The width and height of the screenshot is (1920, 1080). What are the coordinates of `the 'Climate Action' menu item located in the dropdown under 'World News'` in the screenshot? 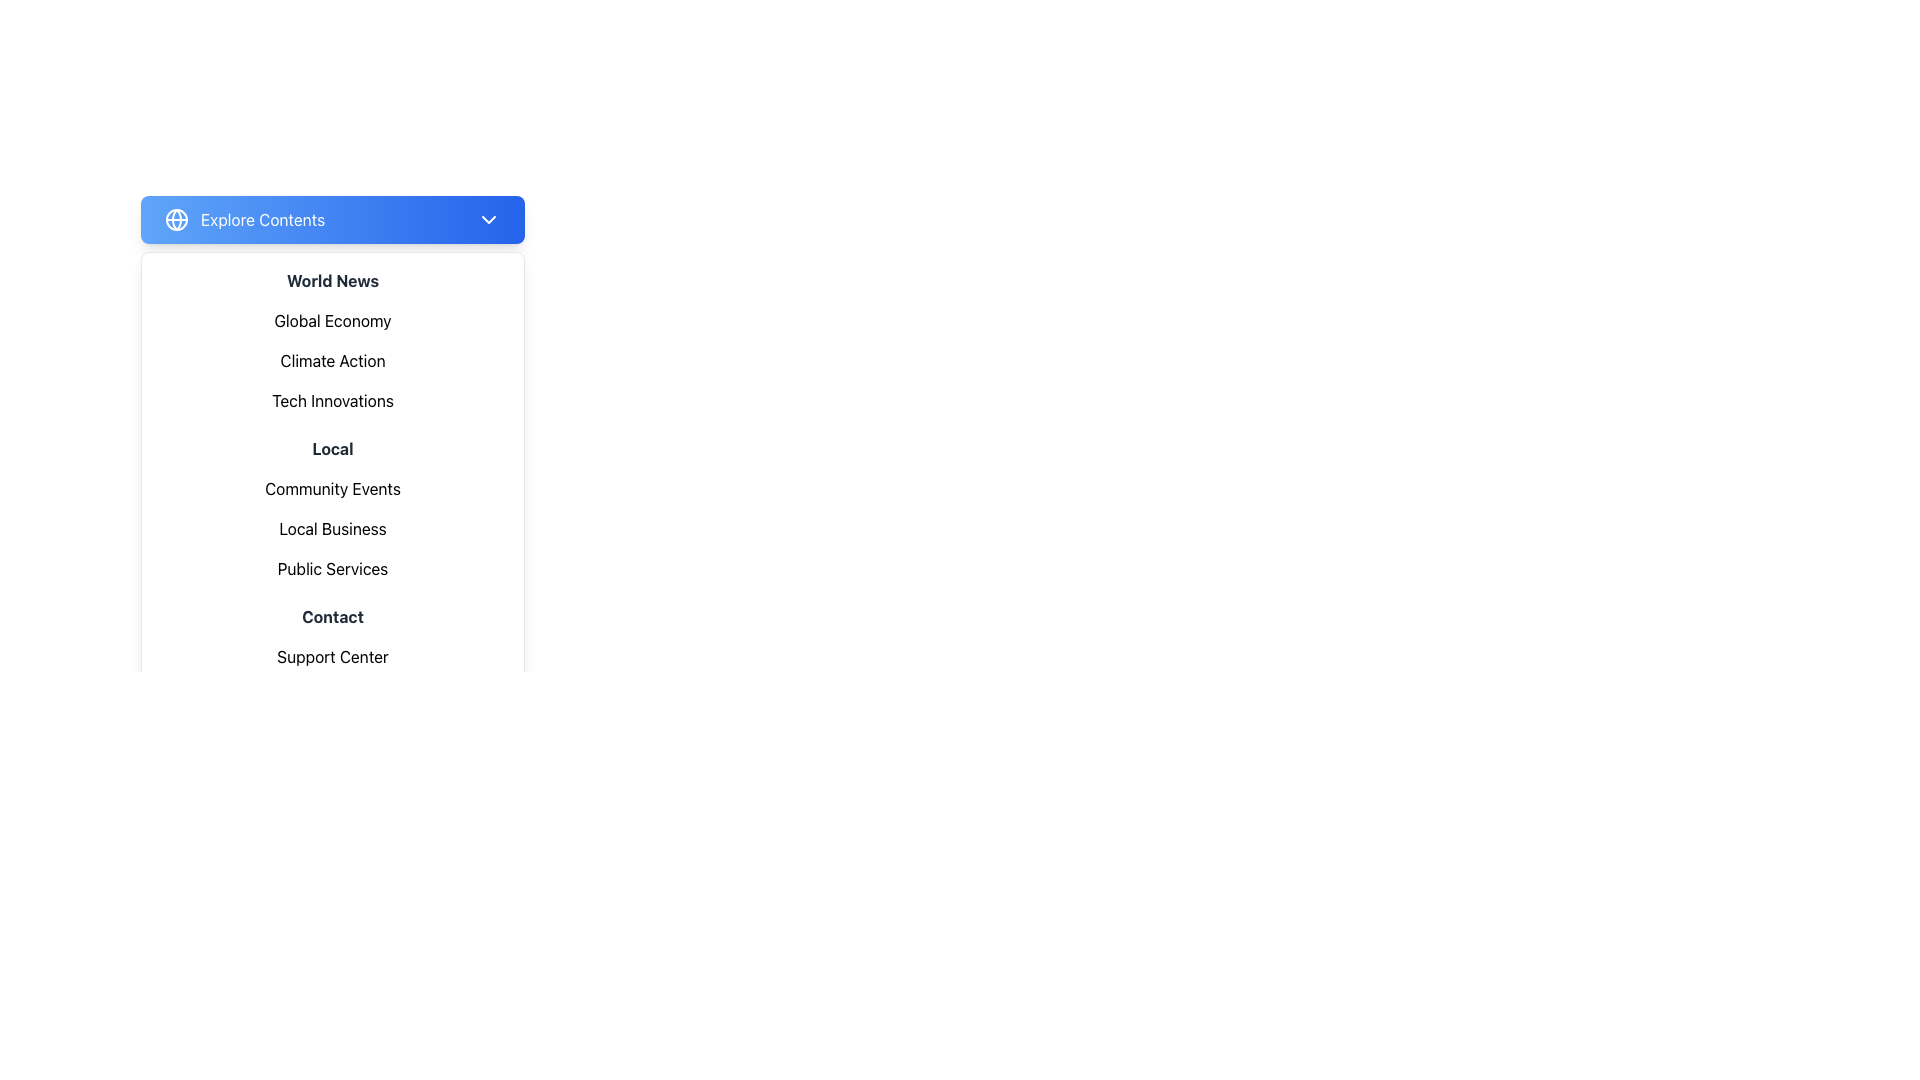 It's located at (332, 361).